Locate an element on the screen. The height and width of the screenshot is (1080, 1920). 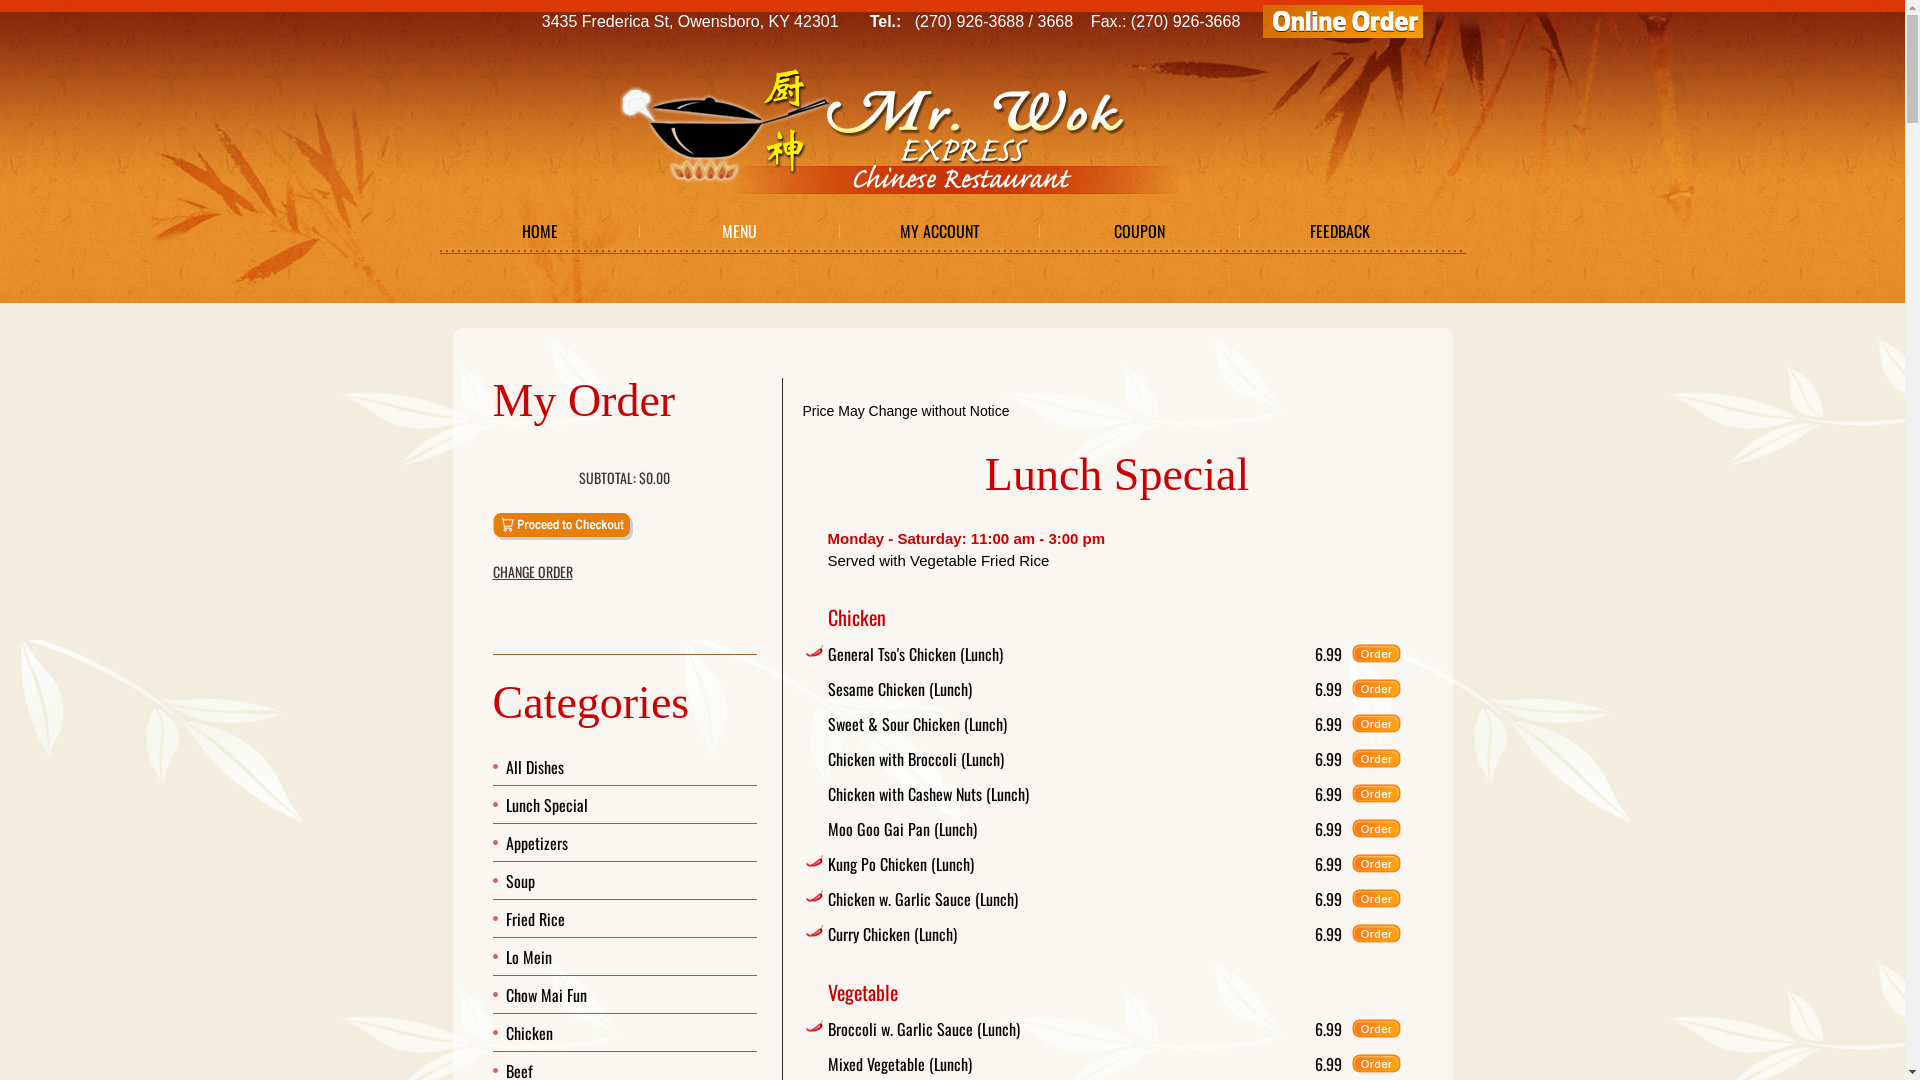
'Chow Mai Fun' is located at coordinates (546, 995).